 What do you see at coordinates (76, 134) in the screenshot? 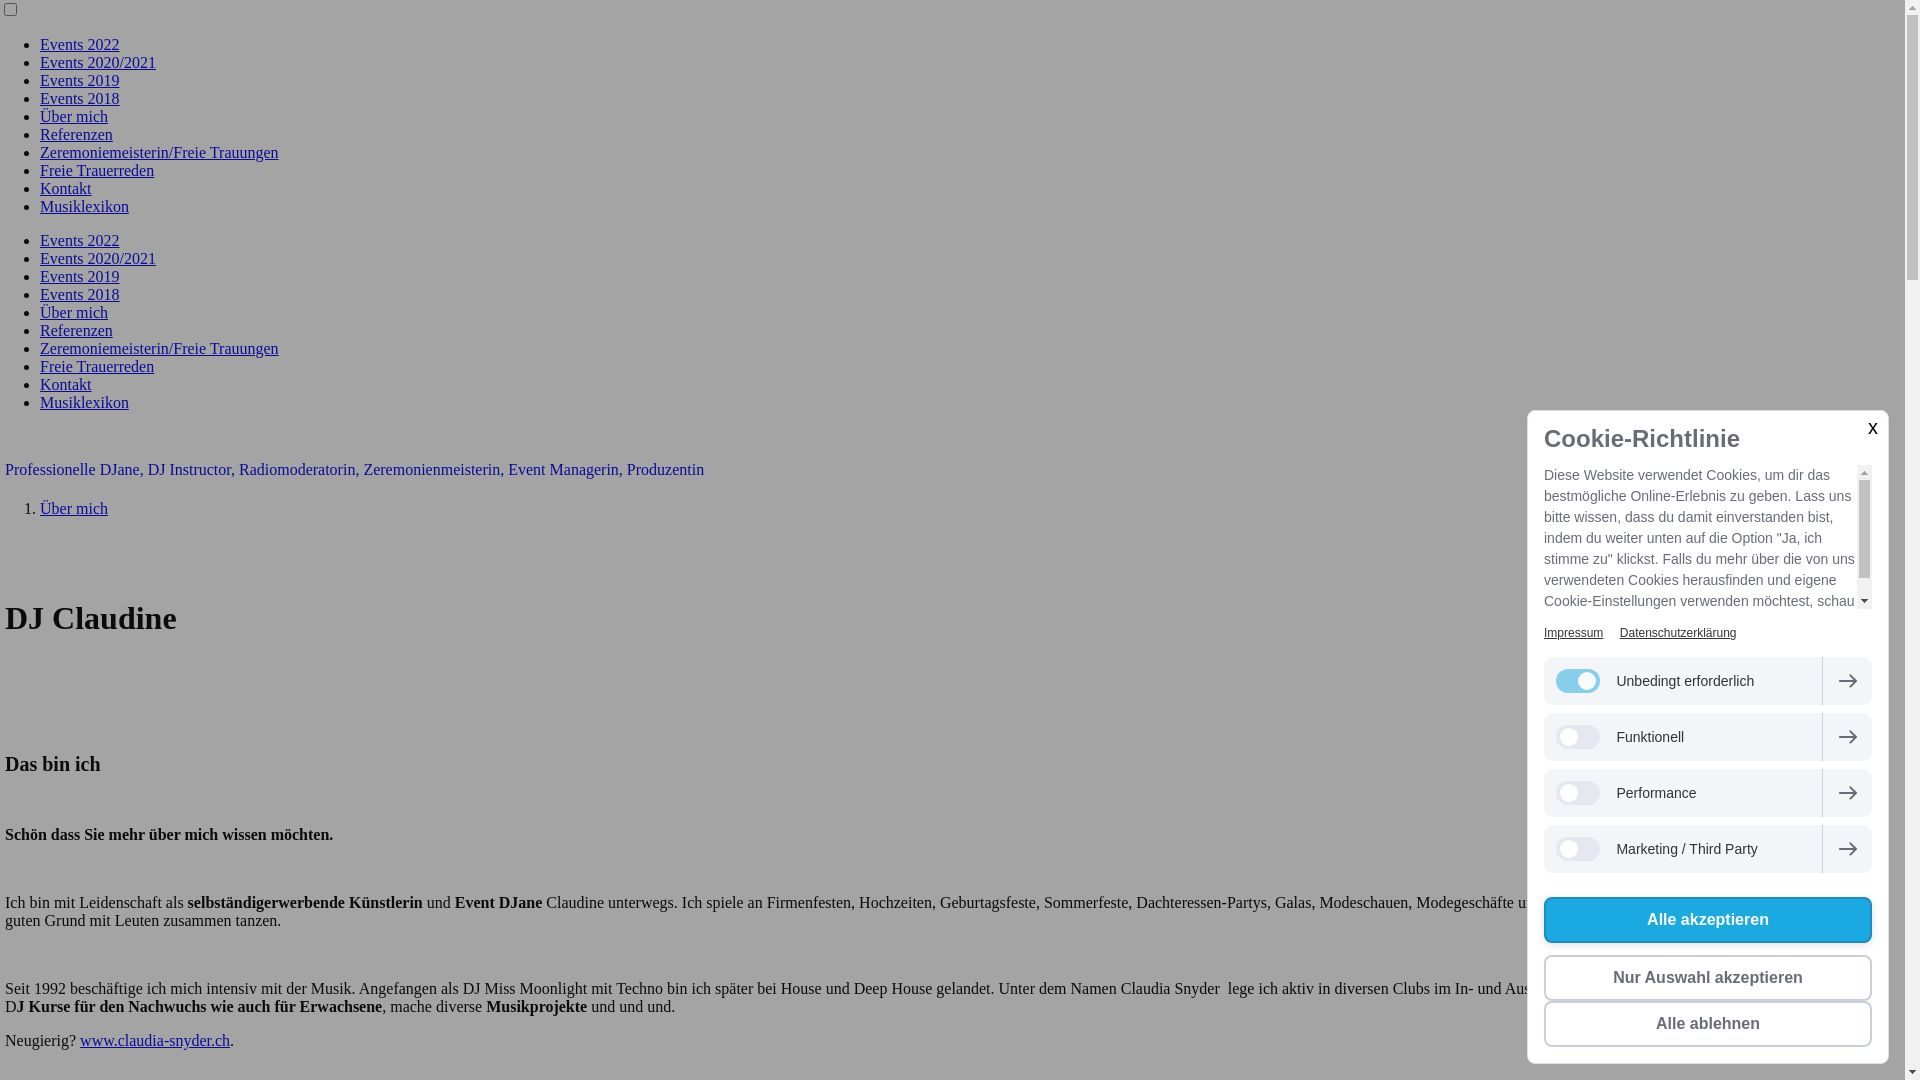
I see `'Referenzen'` at bounding box center [76, 134].